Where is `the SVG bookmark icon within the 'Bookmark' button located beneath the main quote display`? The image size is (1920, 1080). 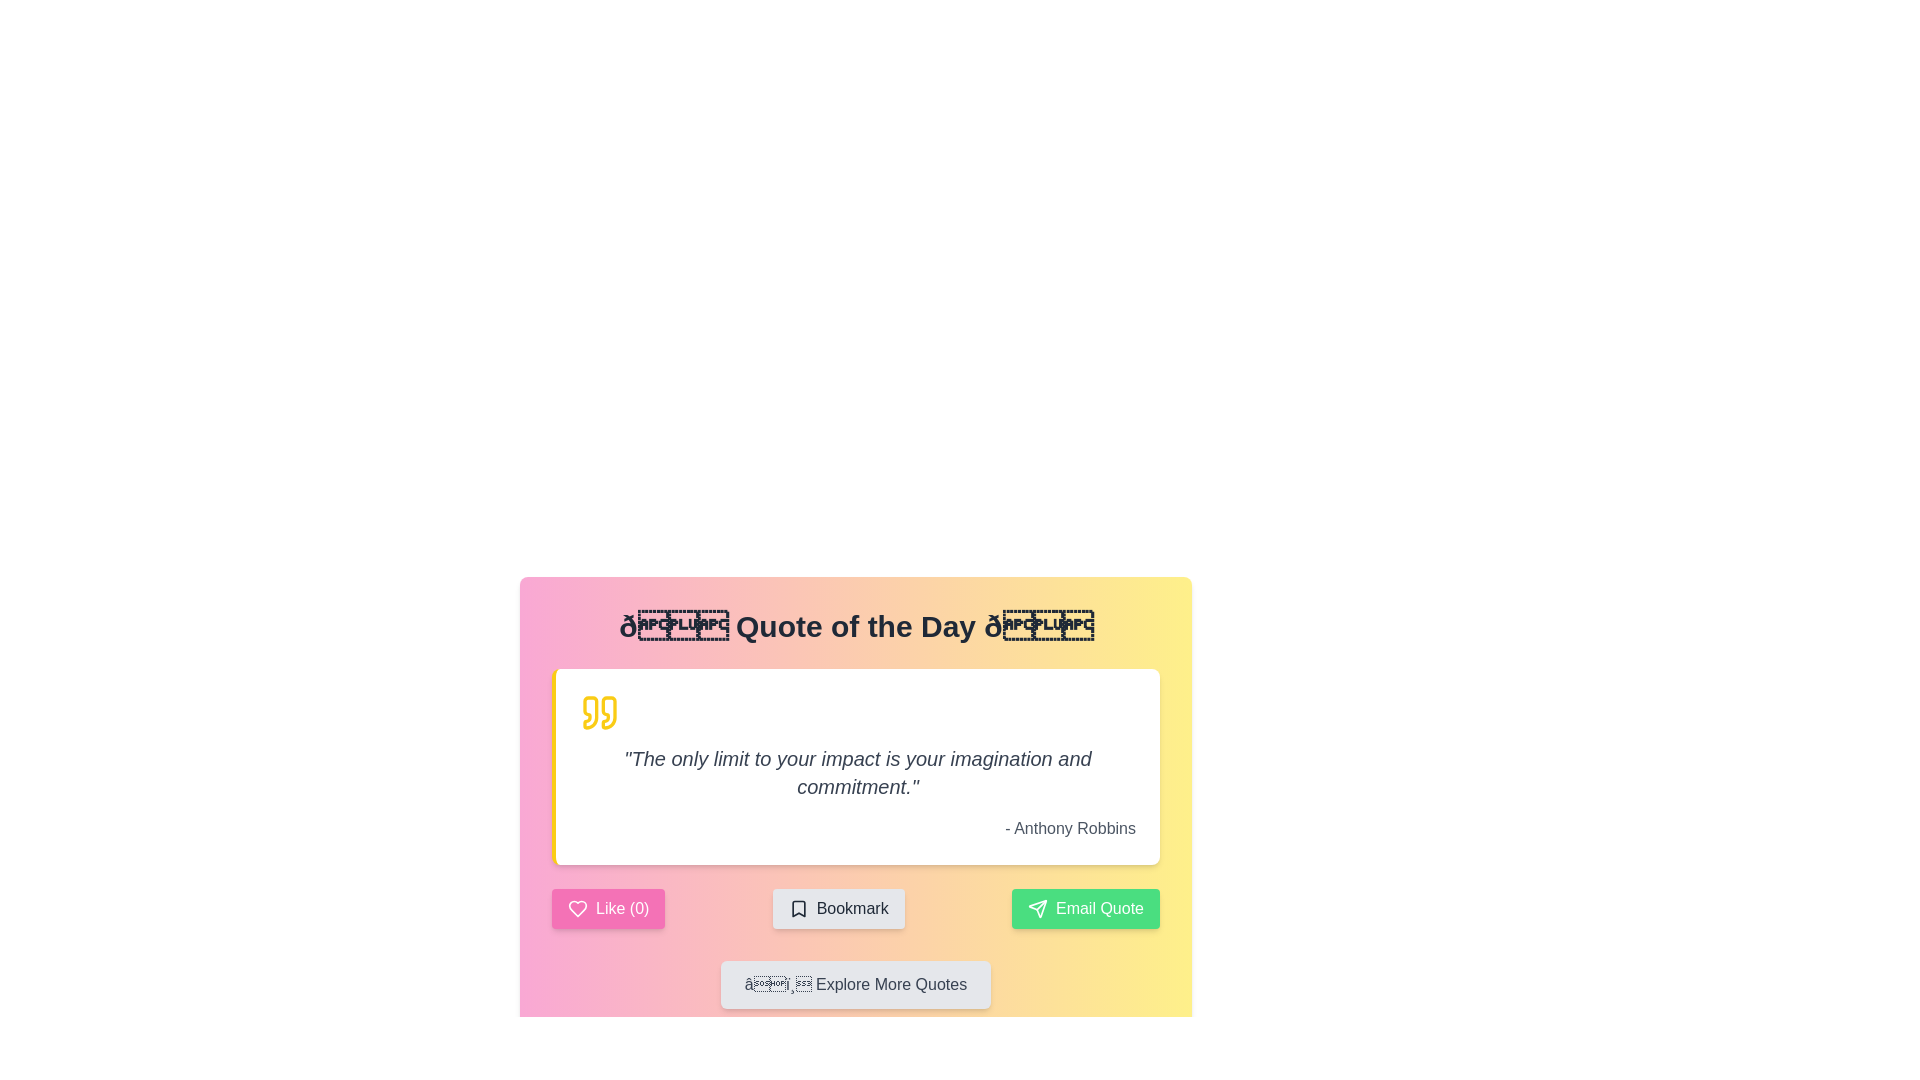
the SVG bookmark icon within the 'Bookmark' button located beneath the main quote display is located at coordinates (797, 909).